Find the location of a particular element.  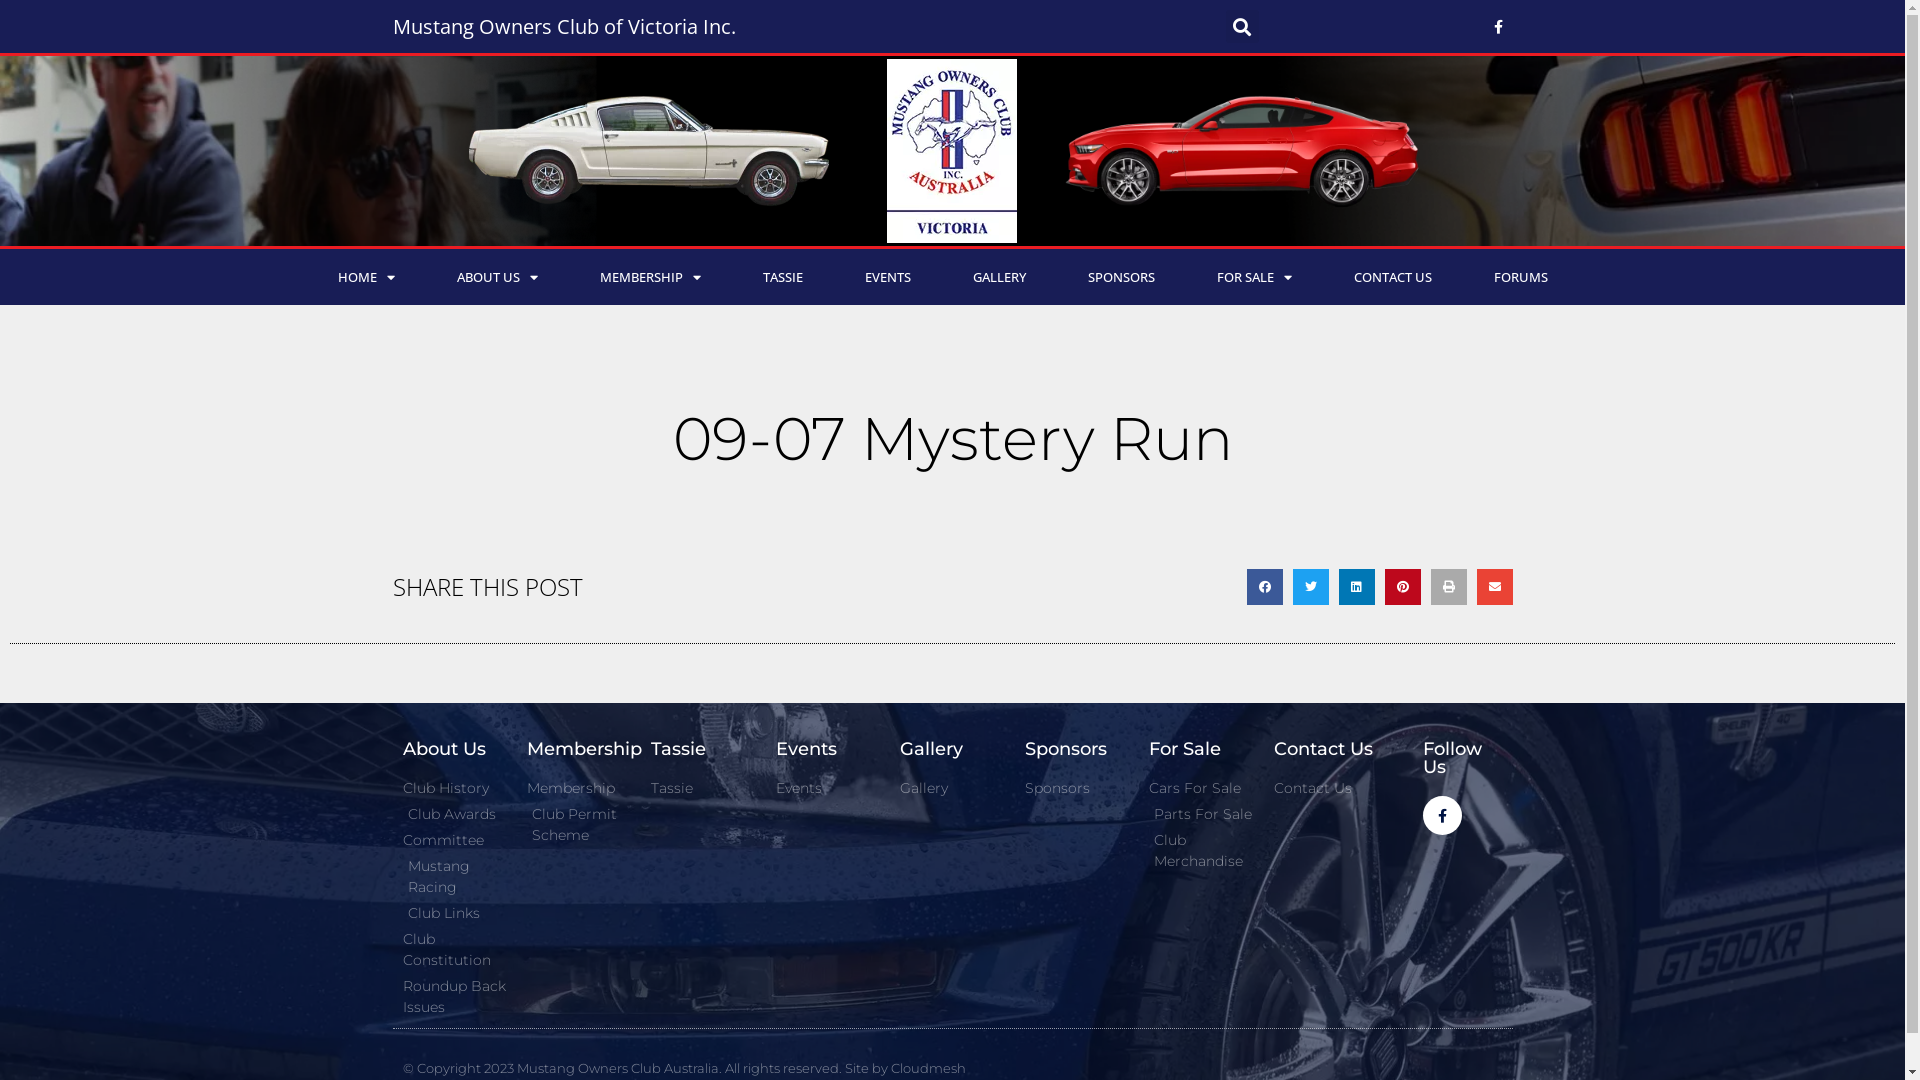

'CONTACT US' is located at coordinates (1321, 277).